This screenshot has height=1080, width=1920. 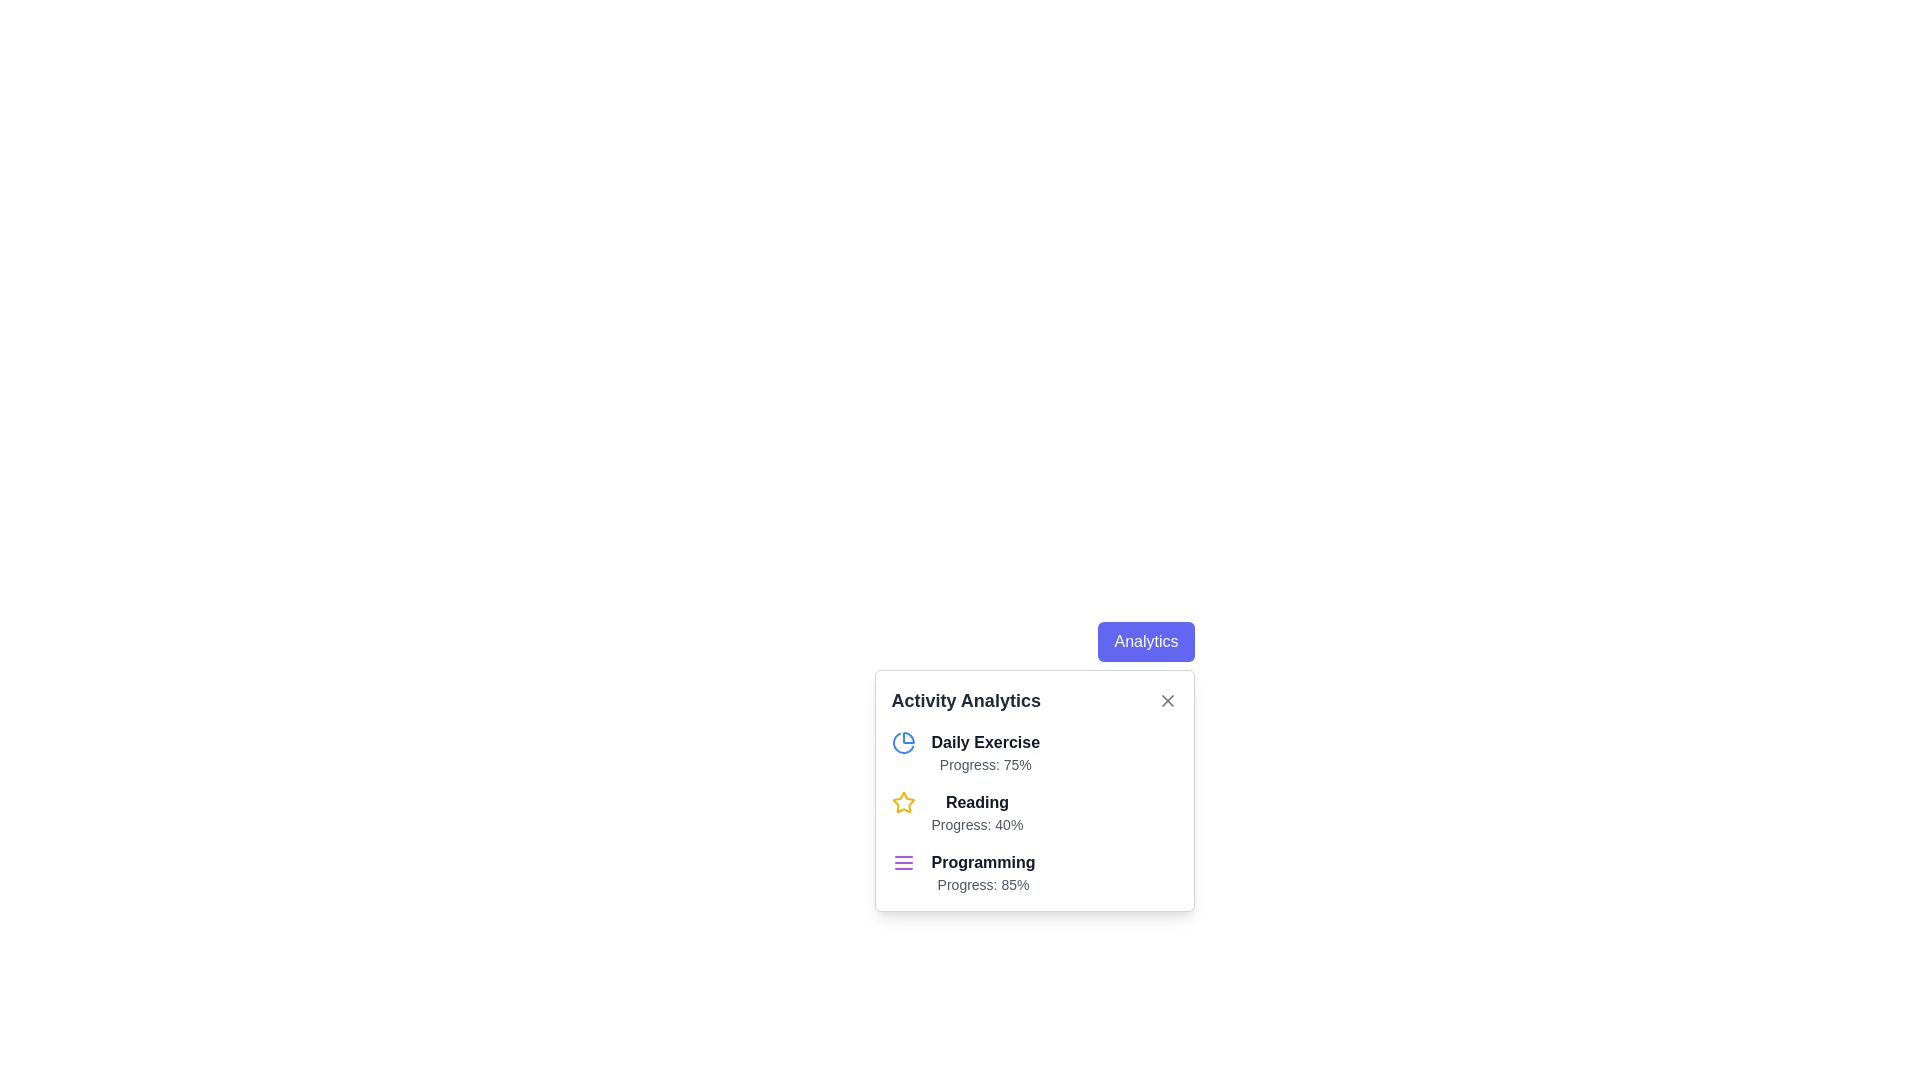 I want to click on the close button located at the top-right corner of the 'Activity Analytics' panel to trigger hover effects, so click(x=1167, y=700).